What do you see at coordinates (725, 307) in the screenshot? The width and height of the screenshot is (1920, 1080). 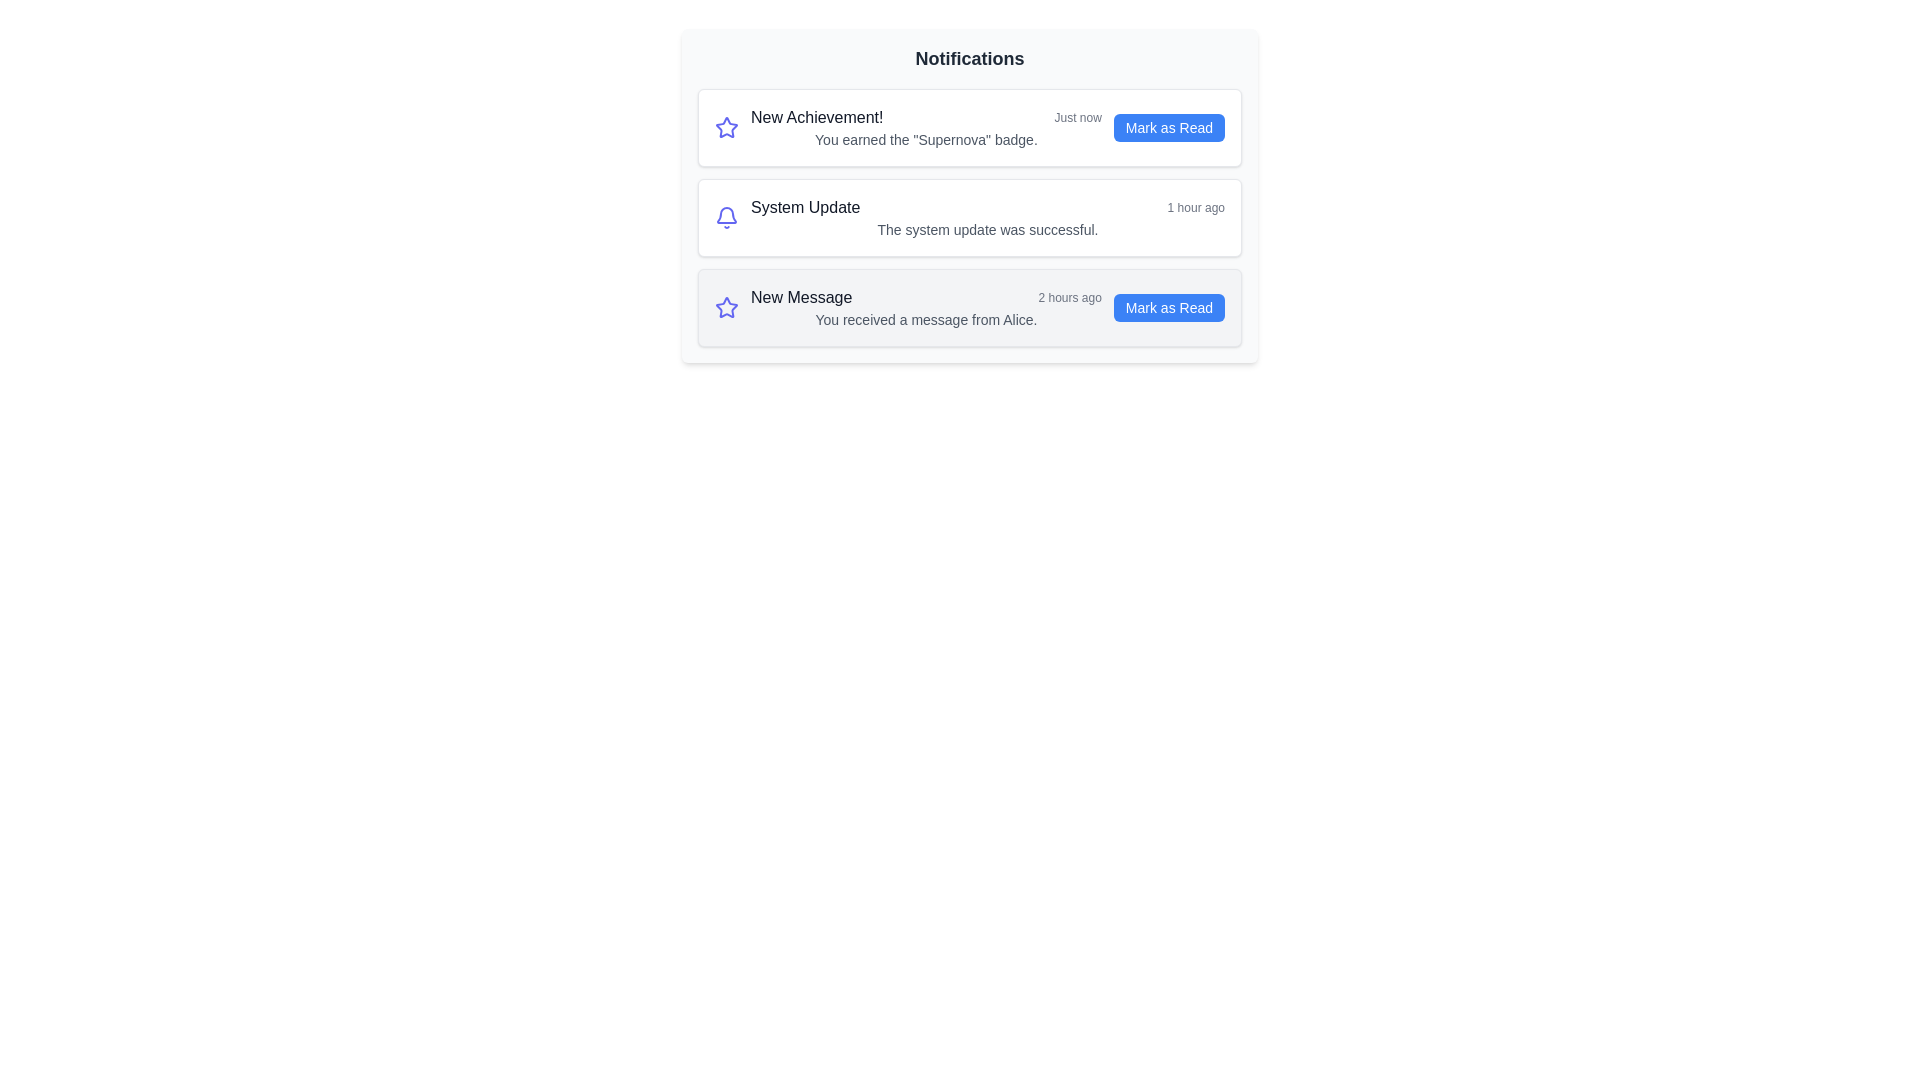 I see `the star icon with a blue outline located to the left of the text 'New Achievement!' in the notification card at the top of the notifications list` at bounding box center [725, 307].